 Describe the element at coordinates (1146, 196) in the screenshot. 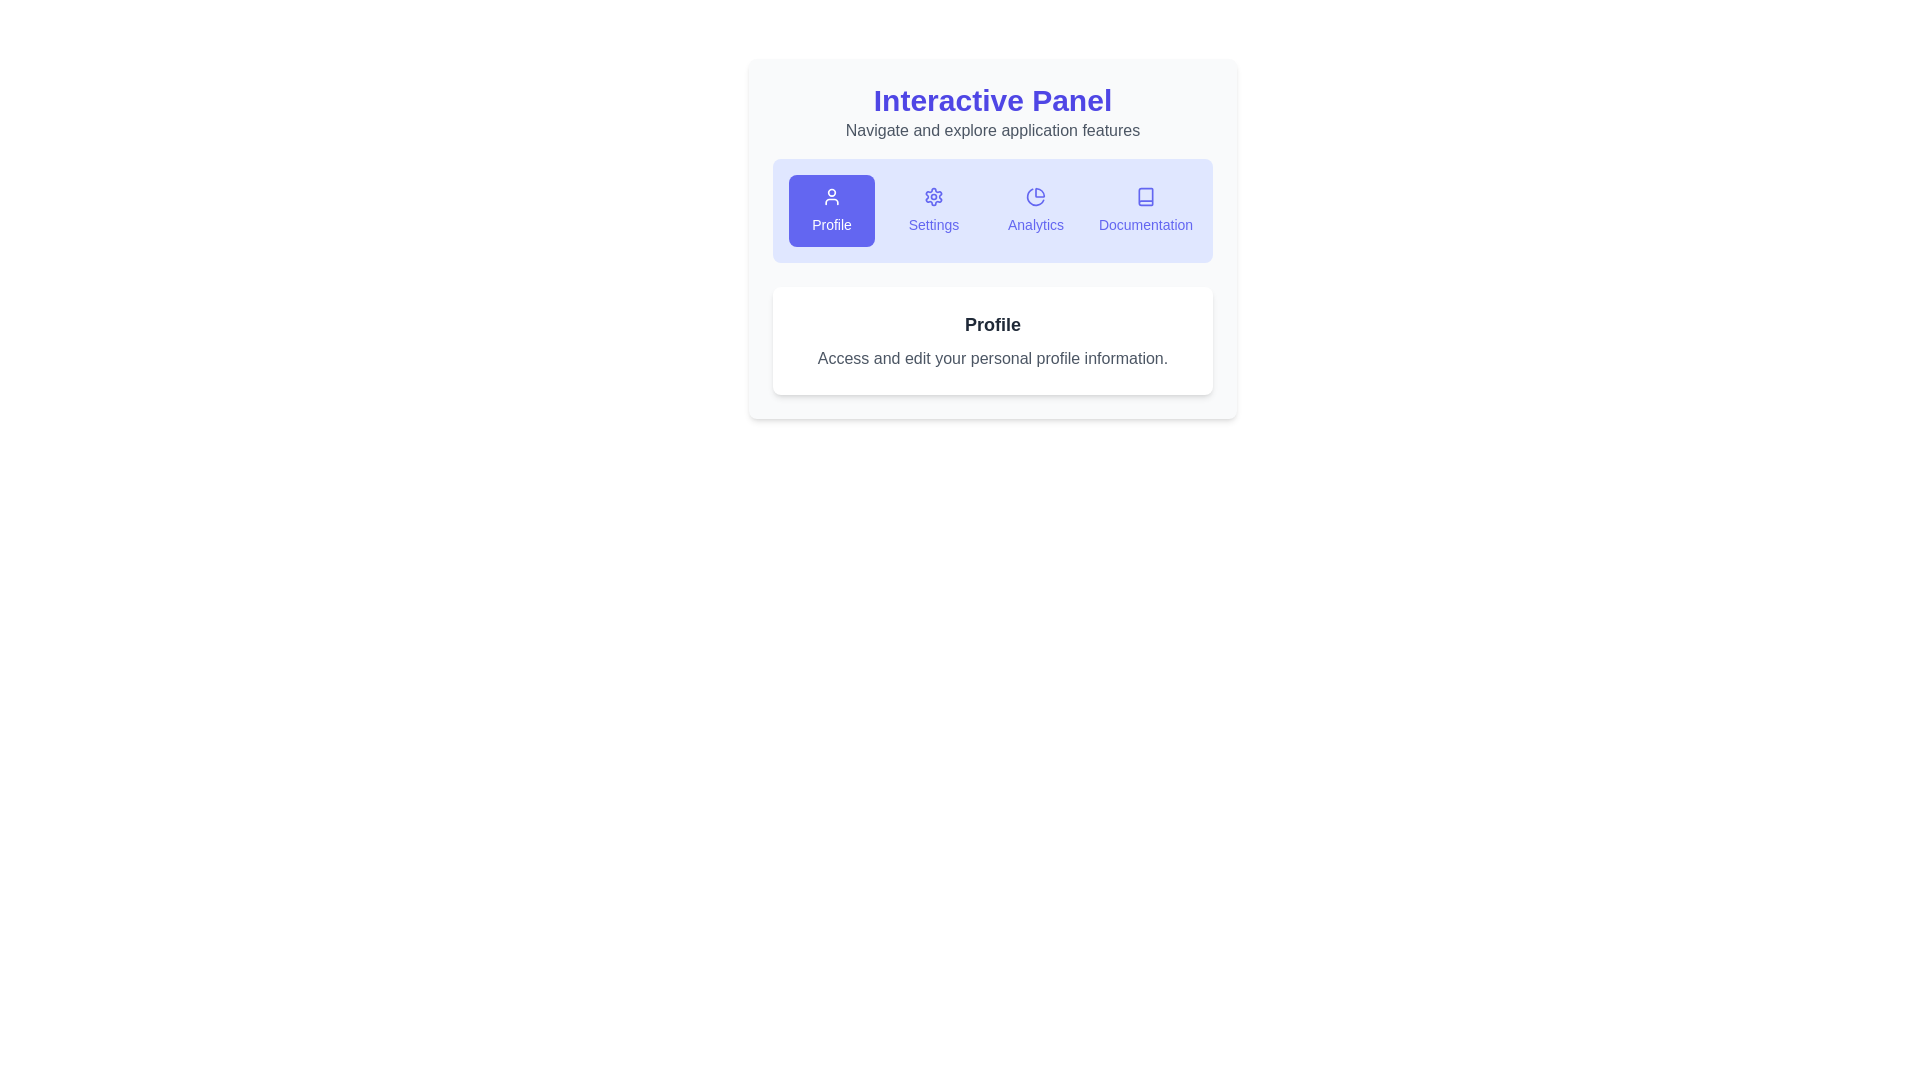

I see `the 'Documentation' icon located on the rightmost side of the top button row` at that location.